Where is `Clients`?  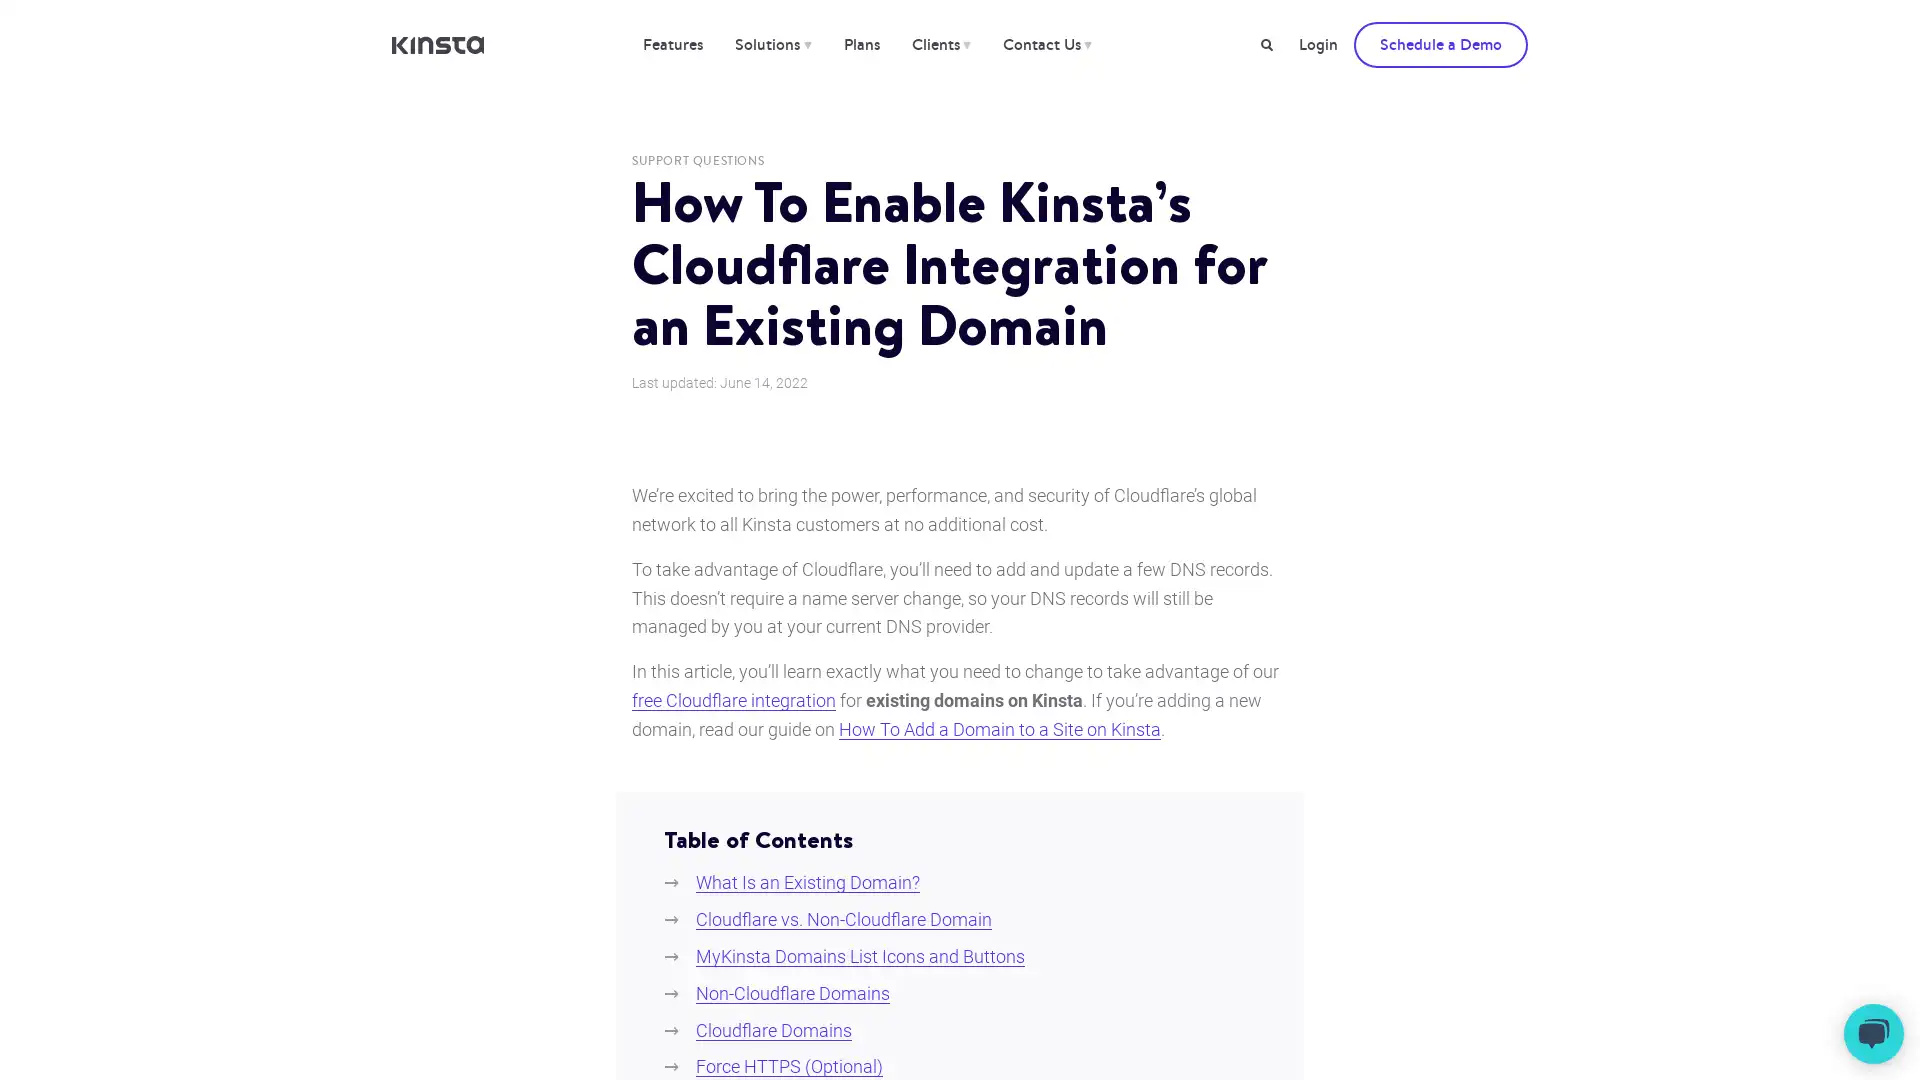 Clients is located at coordinates (939, 44).